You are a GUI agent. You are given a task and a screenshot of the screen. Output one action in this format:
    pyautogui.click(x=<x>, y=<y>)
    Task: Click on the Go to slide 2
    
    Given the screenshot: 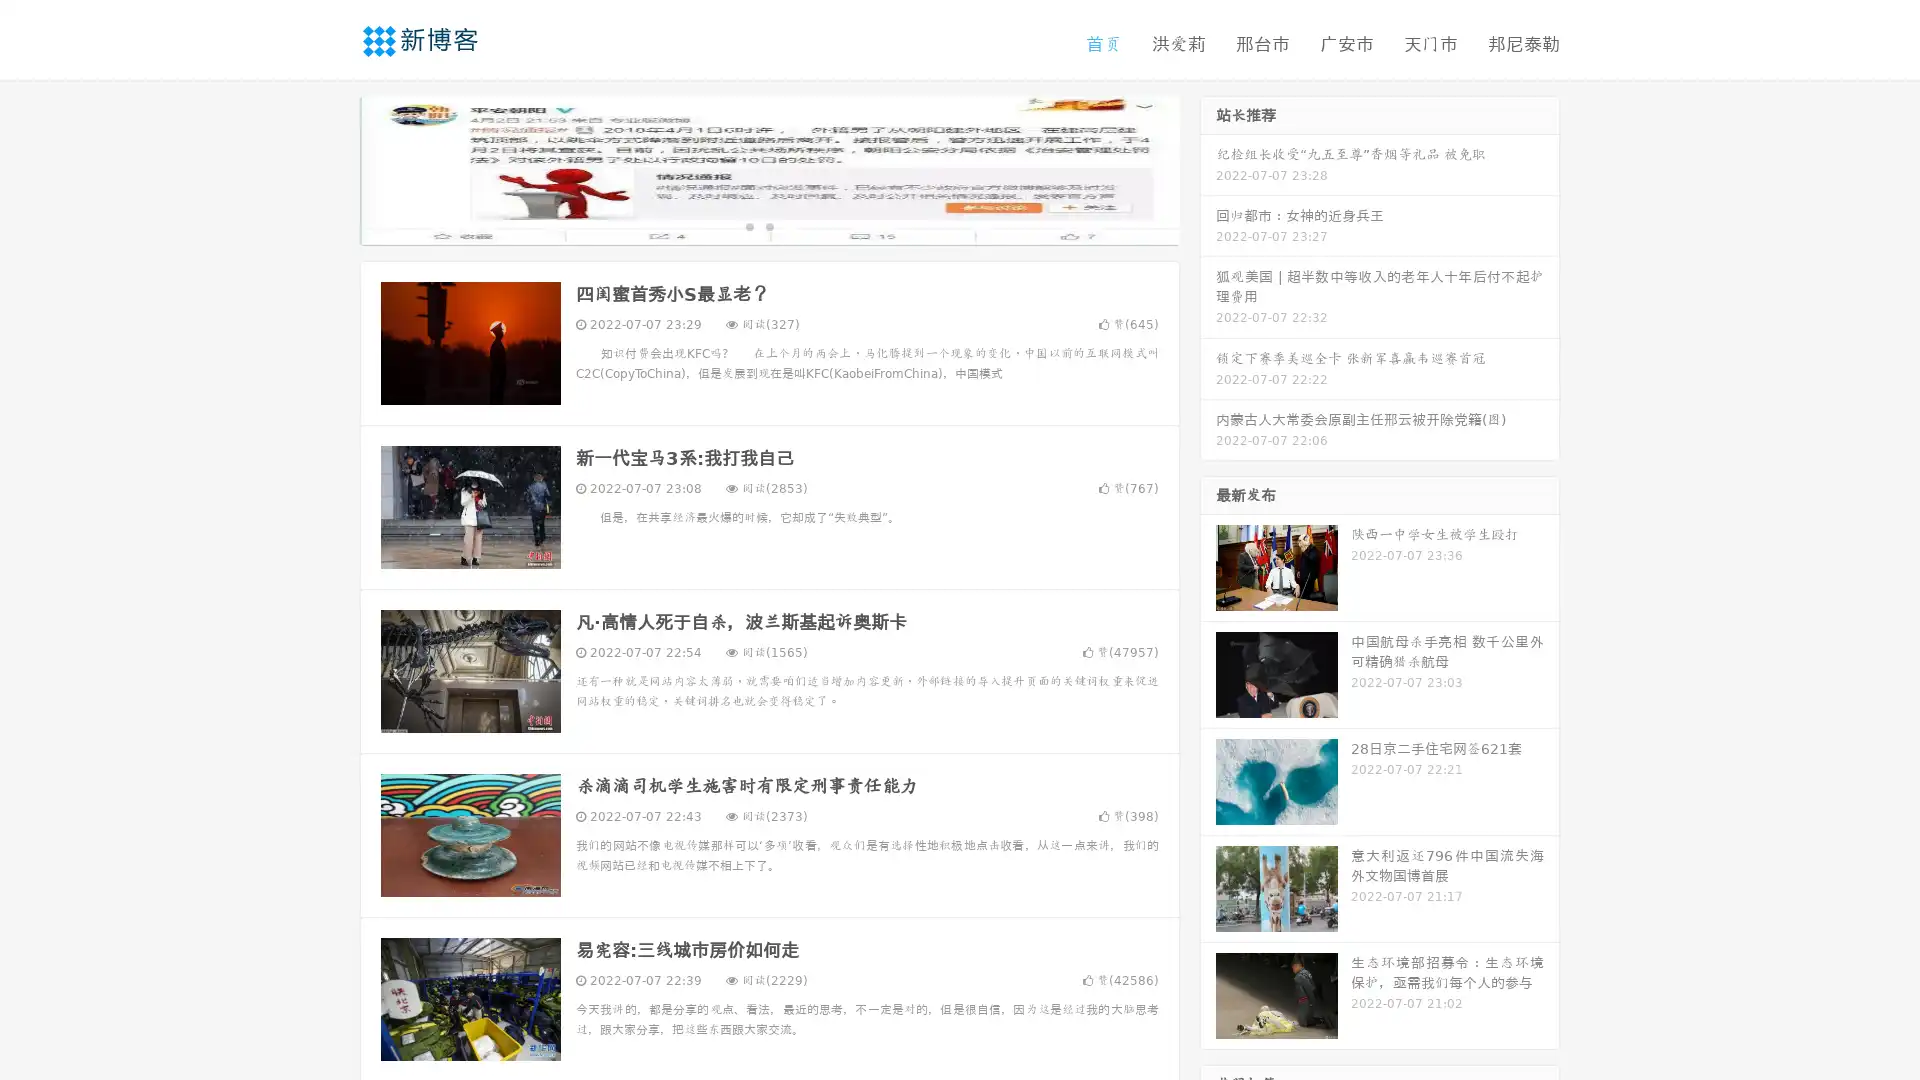 What is the action you would take?
    pyautogui.click(x=768, y=225)
    